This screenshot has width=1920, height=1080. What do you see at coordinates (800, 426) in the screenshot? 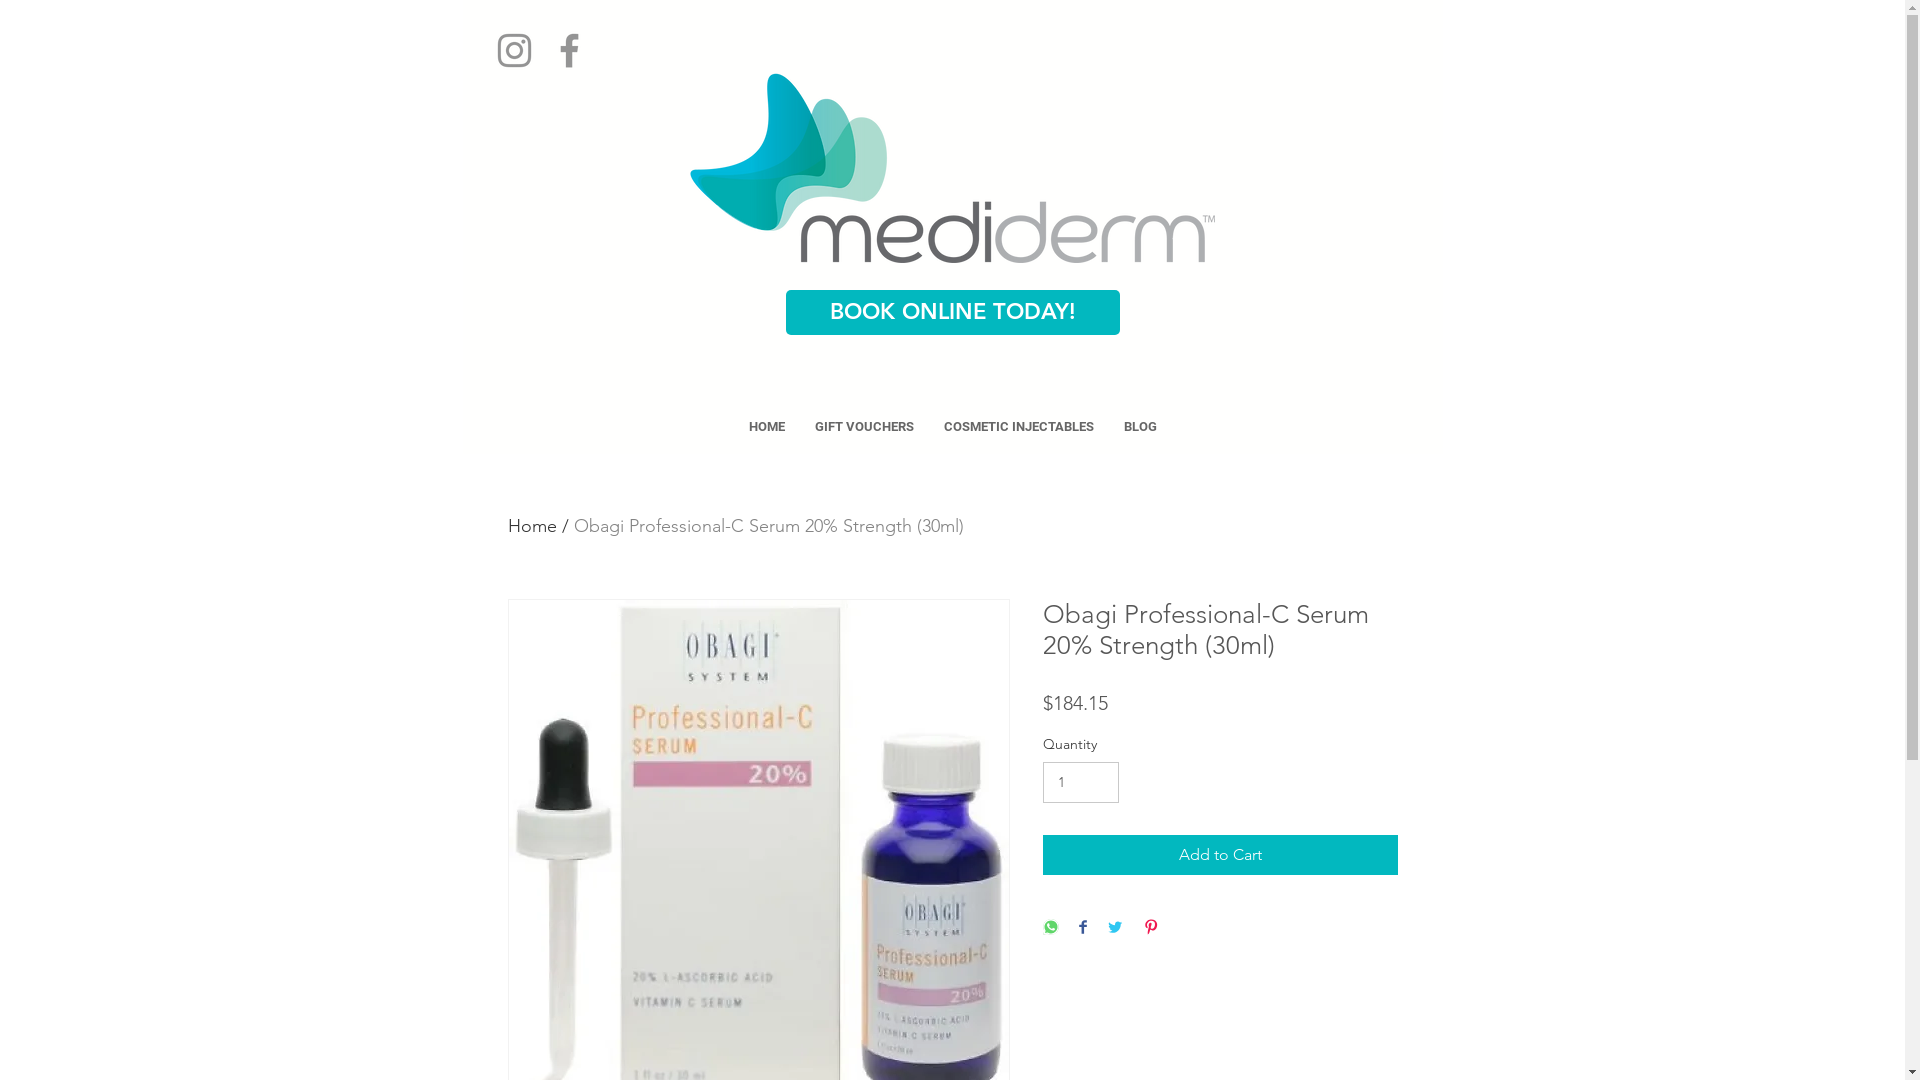
I see `'GIFT VOUCHERS'` at bounding box center [800, 426].